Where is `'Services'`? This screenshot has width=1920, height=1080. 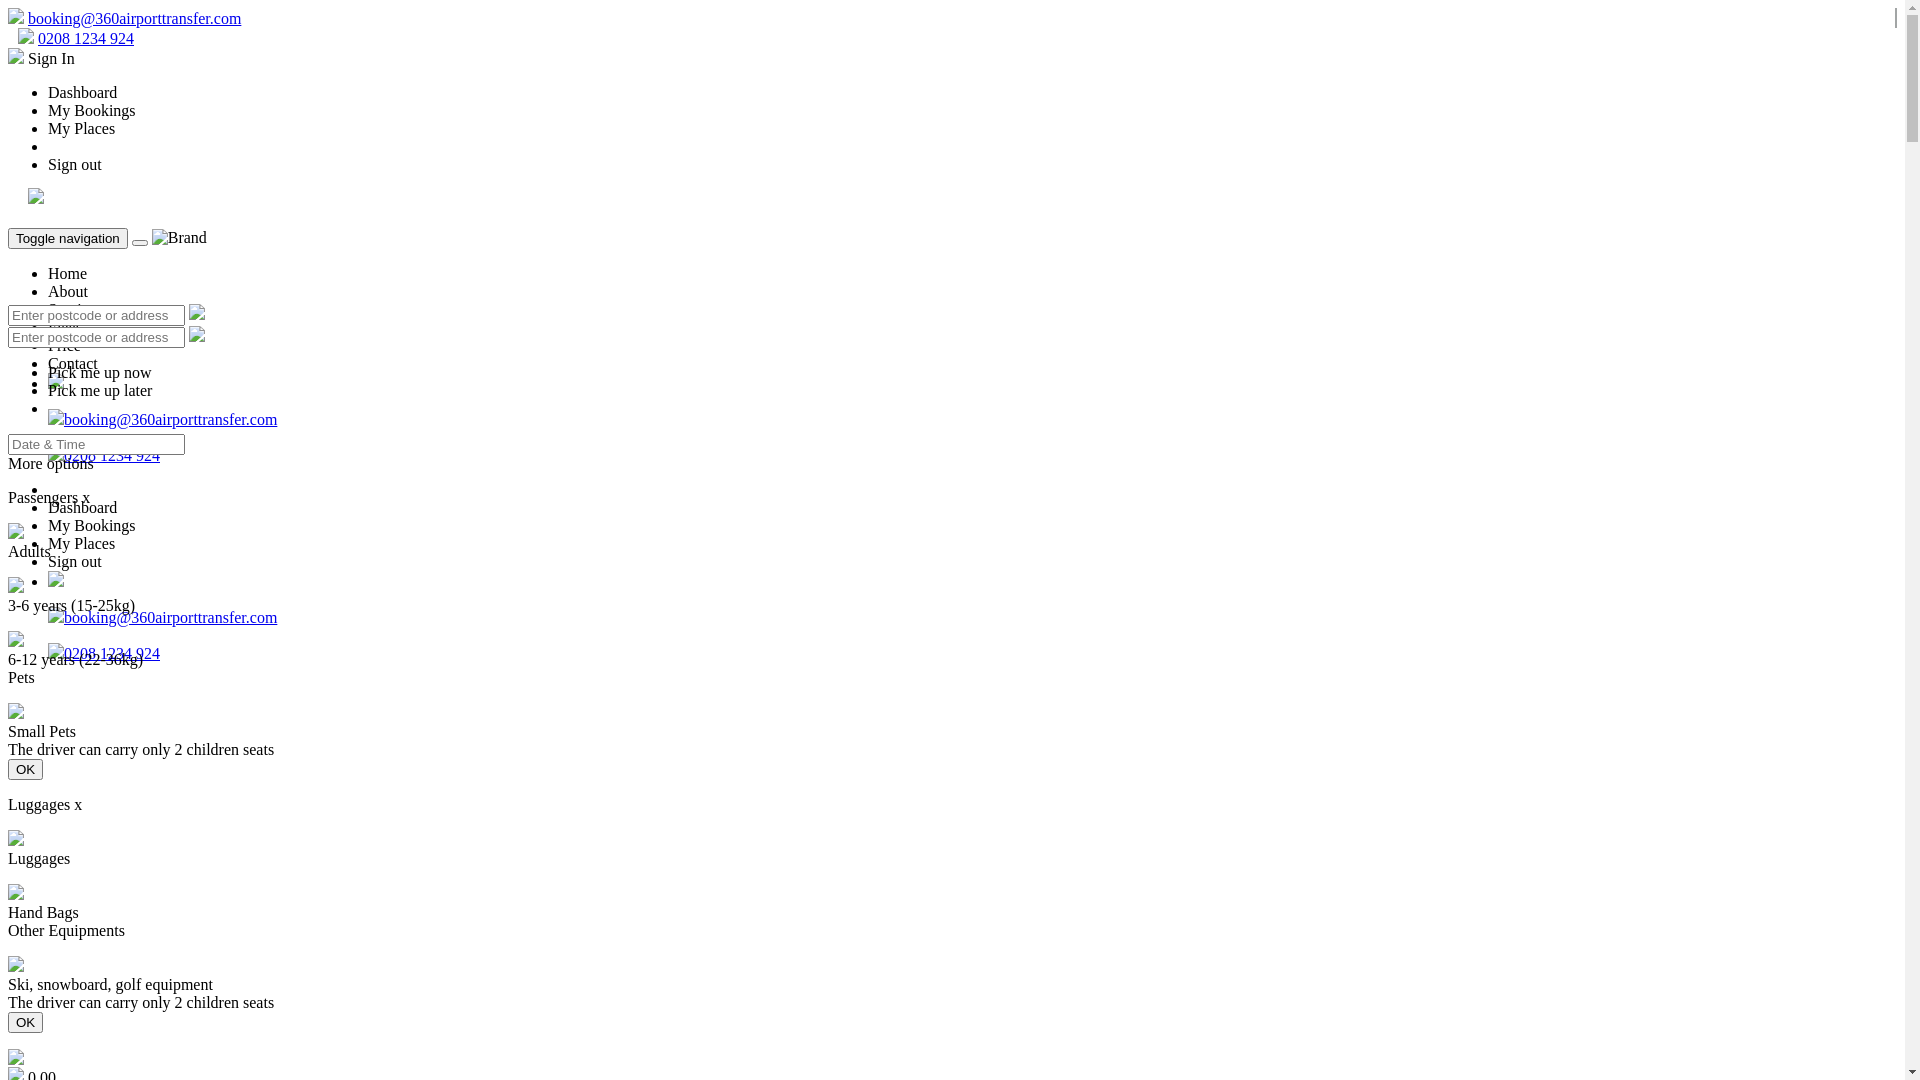 'Services' is located at coordinates (75, 309).